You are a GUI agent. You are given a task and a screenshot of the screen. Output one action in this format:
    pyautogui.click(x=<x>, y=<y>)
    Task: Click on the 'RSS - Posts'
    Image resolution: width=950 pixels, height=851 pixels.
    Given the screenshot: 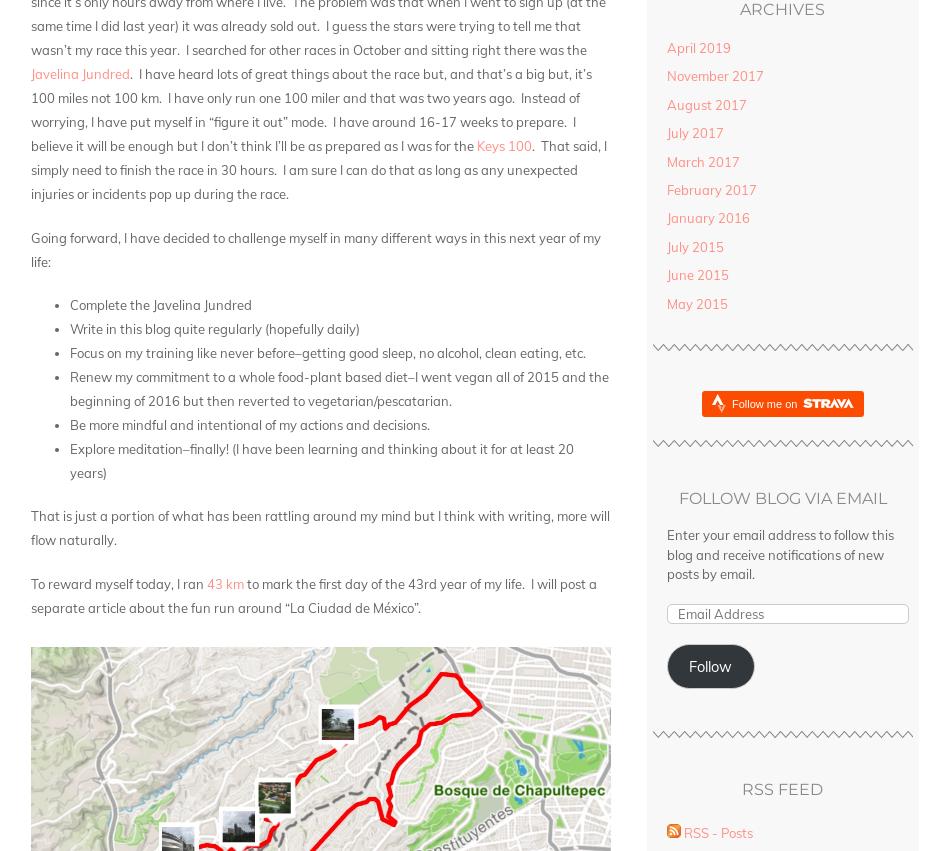 What is the action you would take?
    pyautogui.click(x=716, y=832)
    